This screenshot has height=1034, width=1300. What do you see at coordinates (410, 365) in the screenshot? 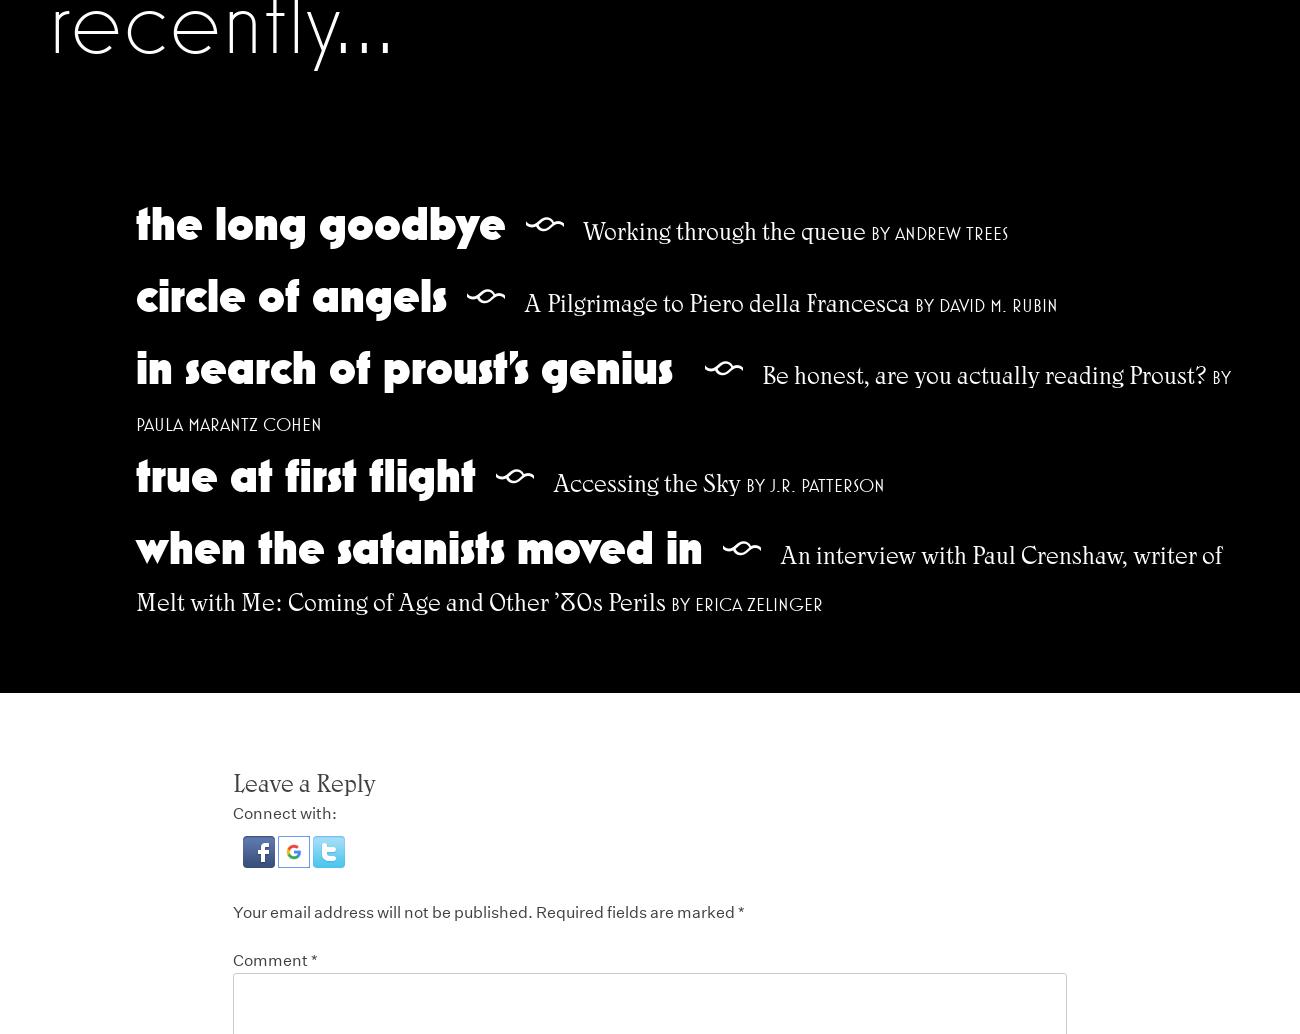
I see `'In Search of Proust’s Genius'` at bounding box center [410, 365].